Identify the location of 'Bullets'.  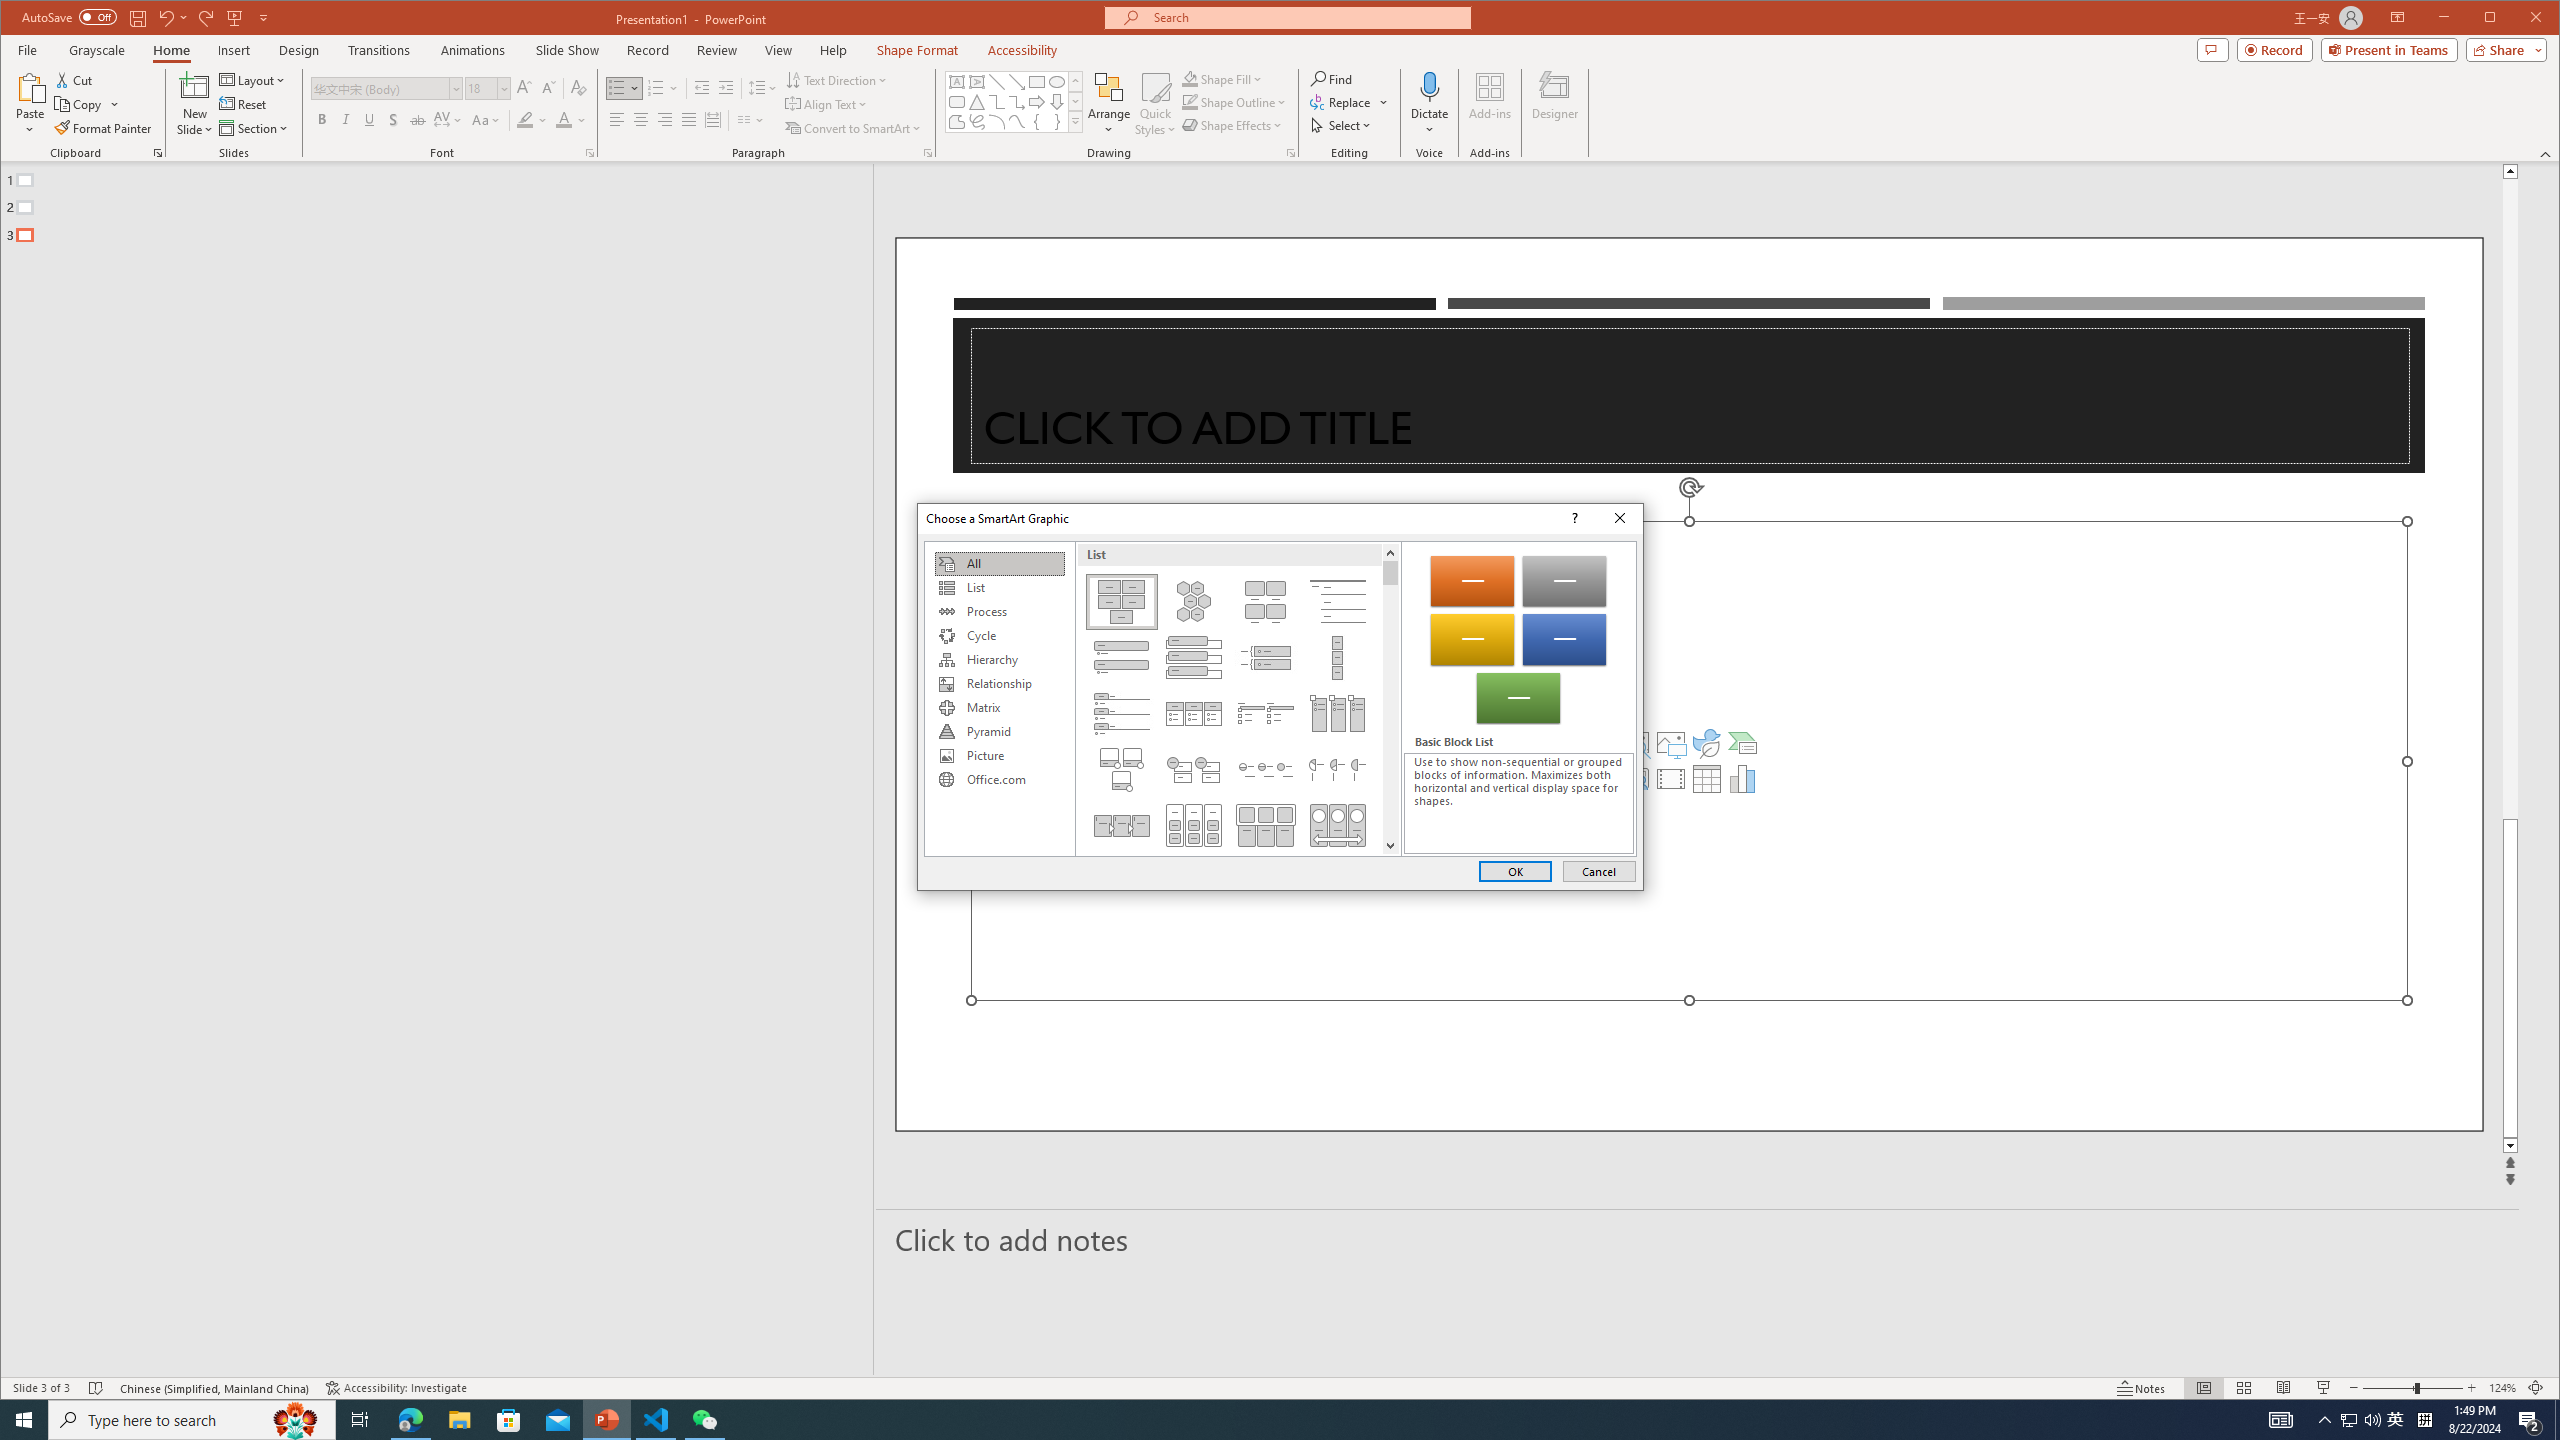
(623, 87).